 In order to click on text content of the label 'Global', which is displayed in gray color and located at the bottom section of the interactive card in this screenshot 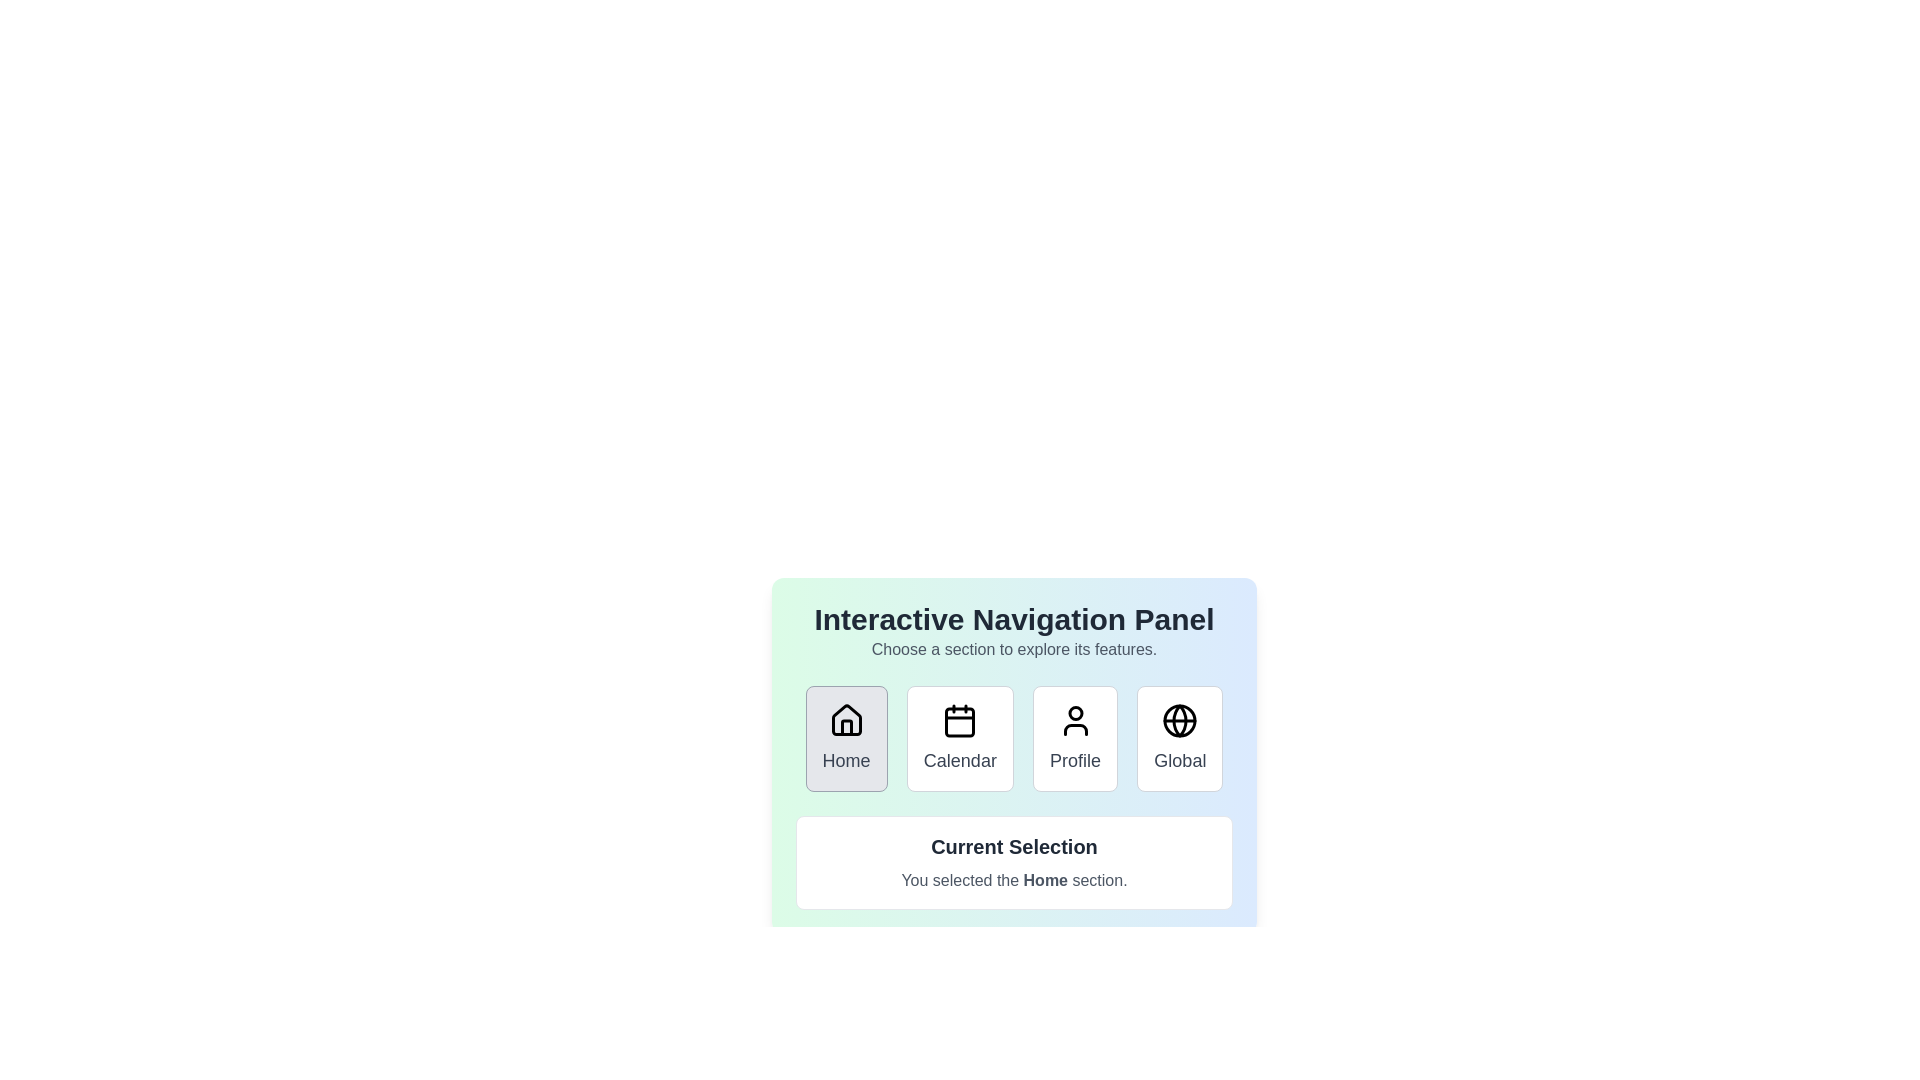, I will do `click(1180, 760)`.